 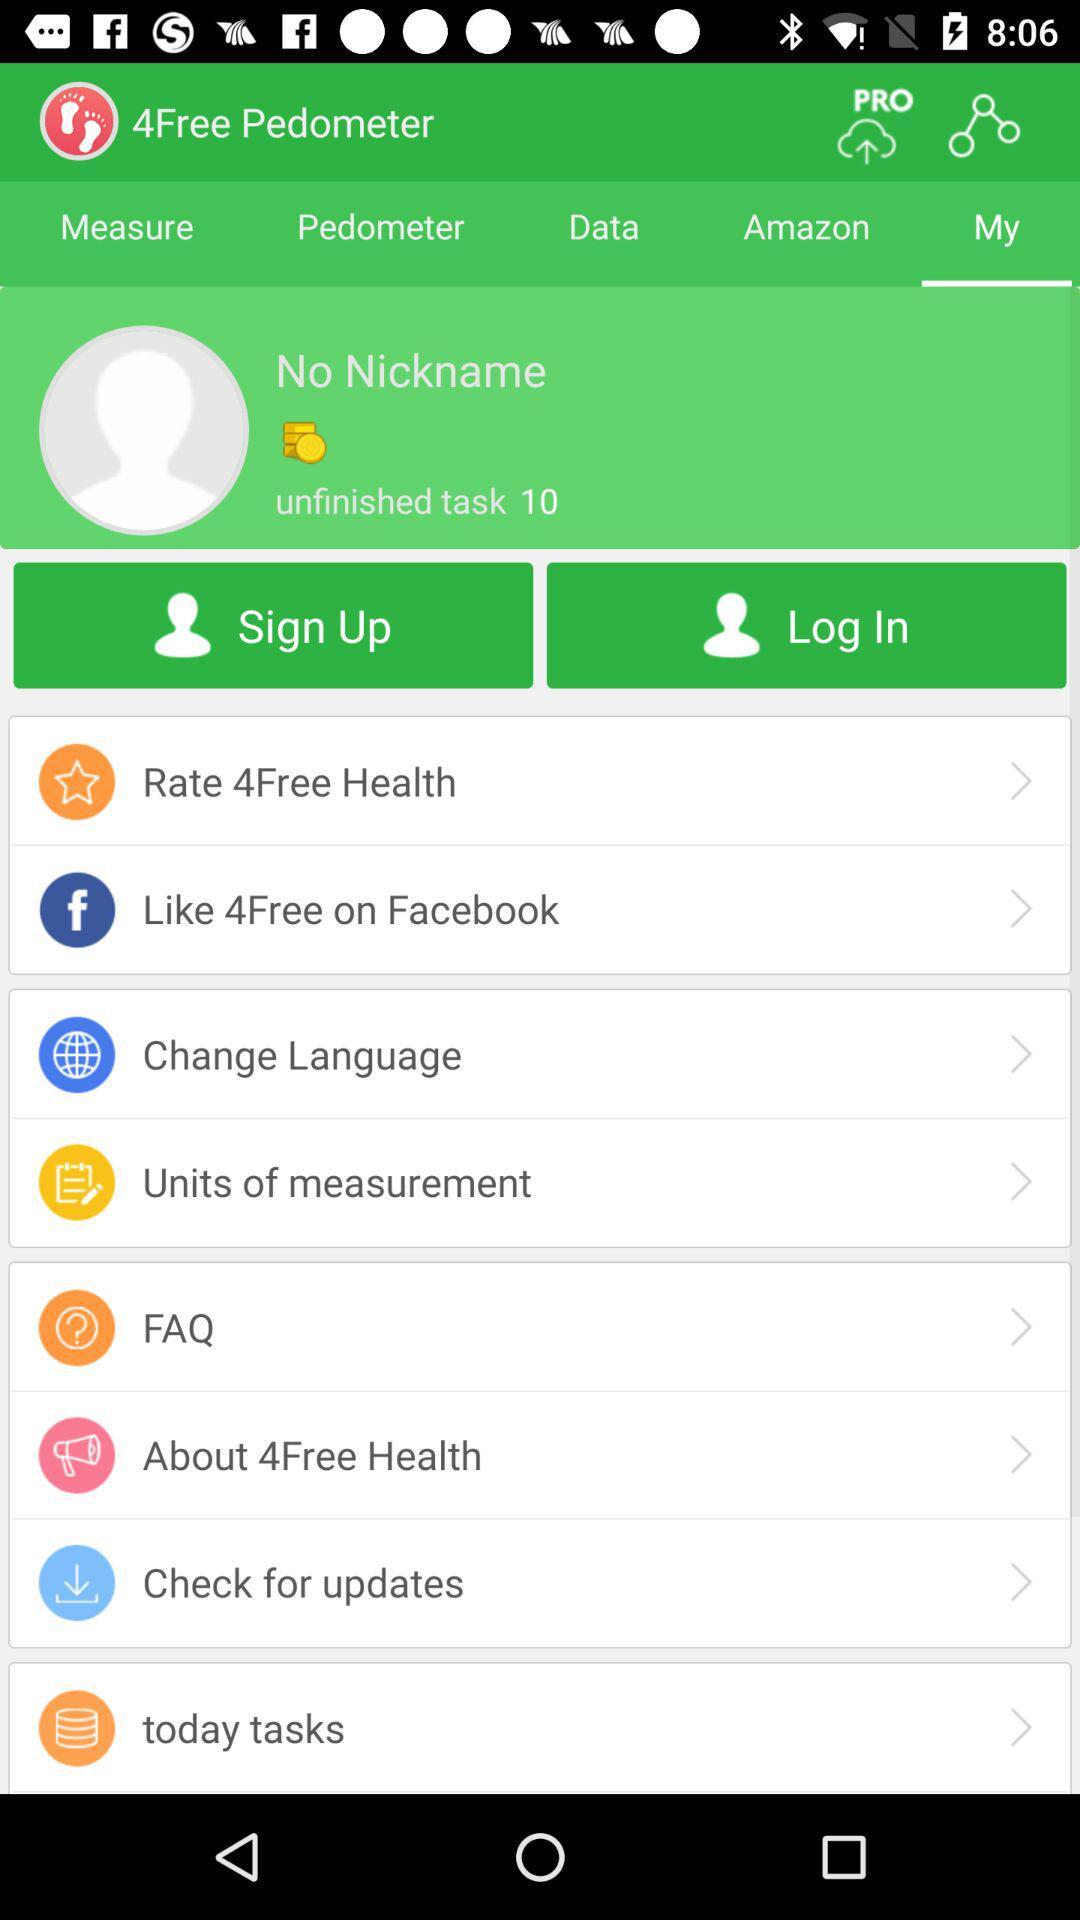 I want to click on icon to the left of my, so click(x=805, y=243).